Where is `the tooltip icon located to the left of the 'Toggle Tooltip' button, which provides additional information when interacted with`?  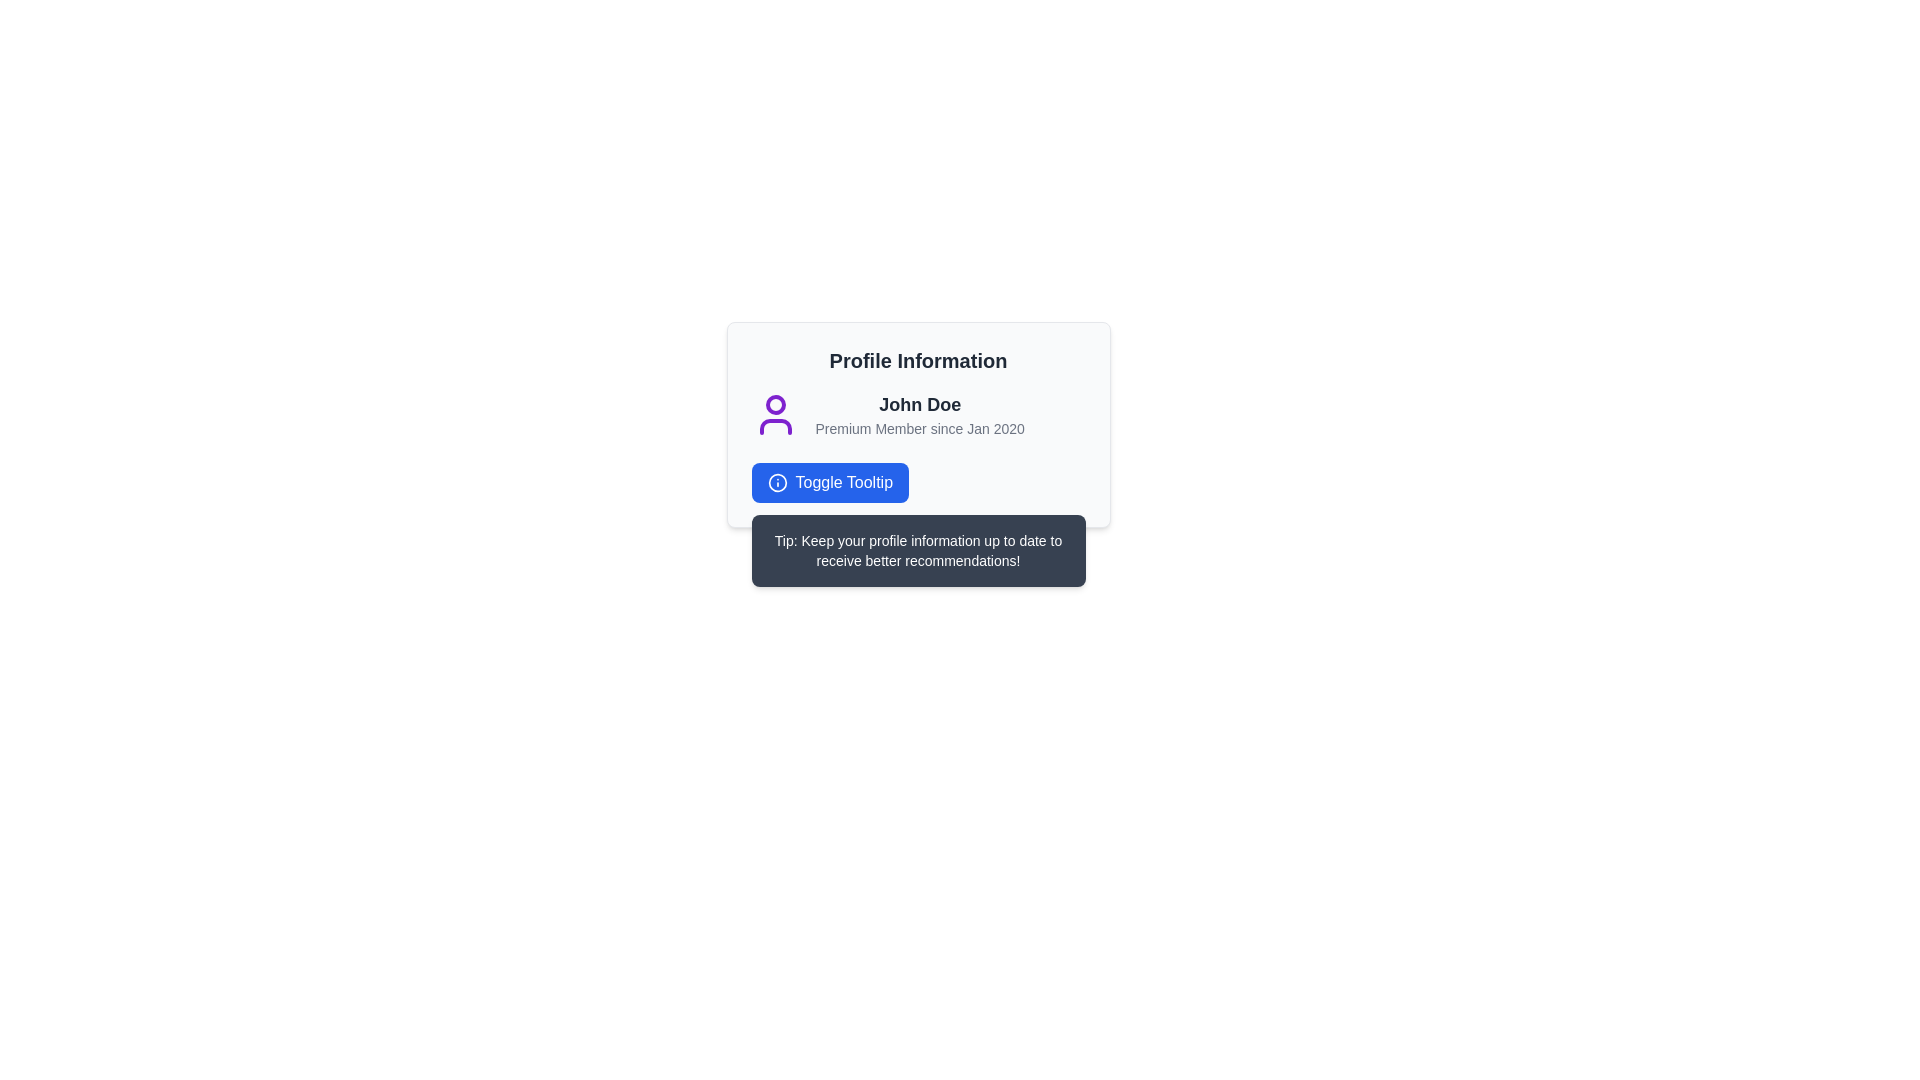 the tooltip icon located to the left of the 'Toggle Tooltip' button, which provides additional information when interacted with is located at coordinates (776, 482).